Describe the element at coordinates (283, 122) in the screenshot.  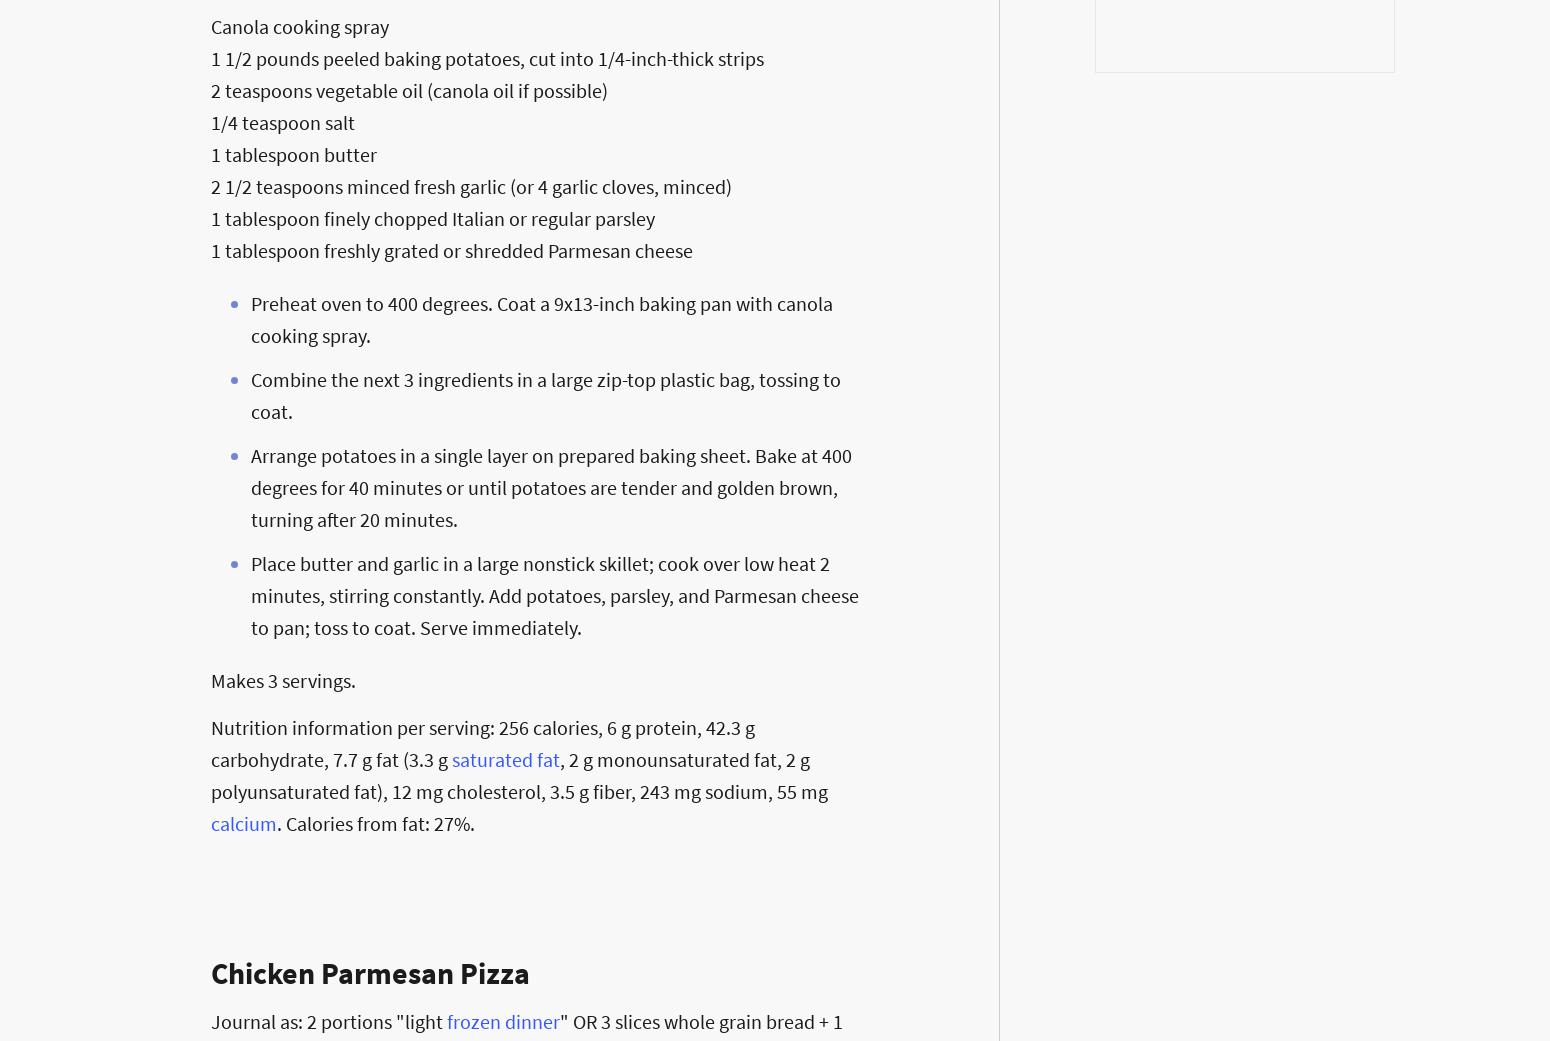
I see `'1/4 teaspoon salt'` at that location.